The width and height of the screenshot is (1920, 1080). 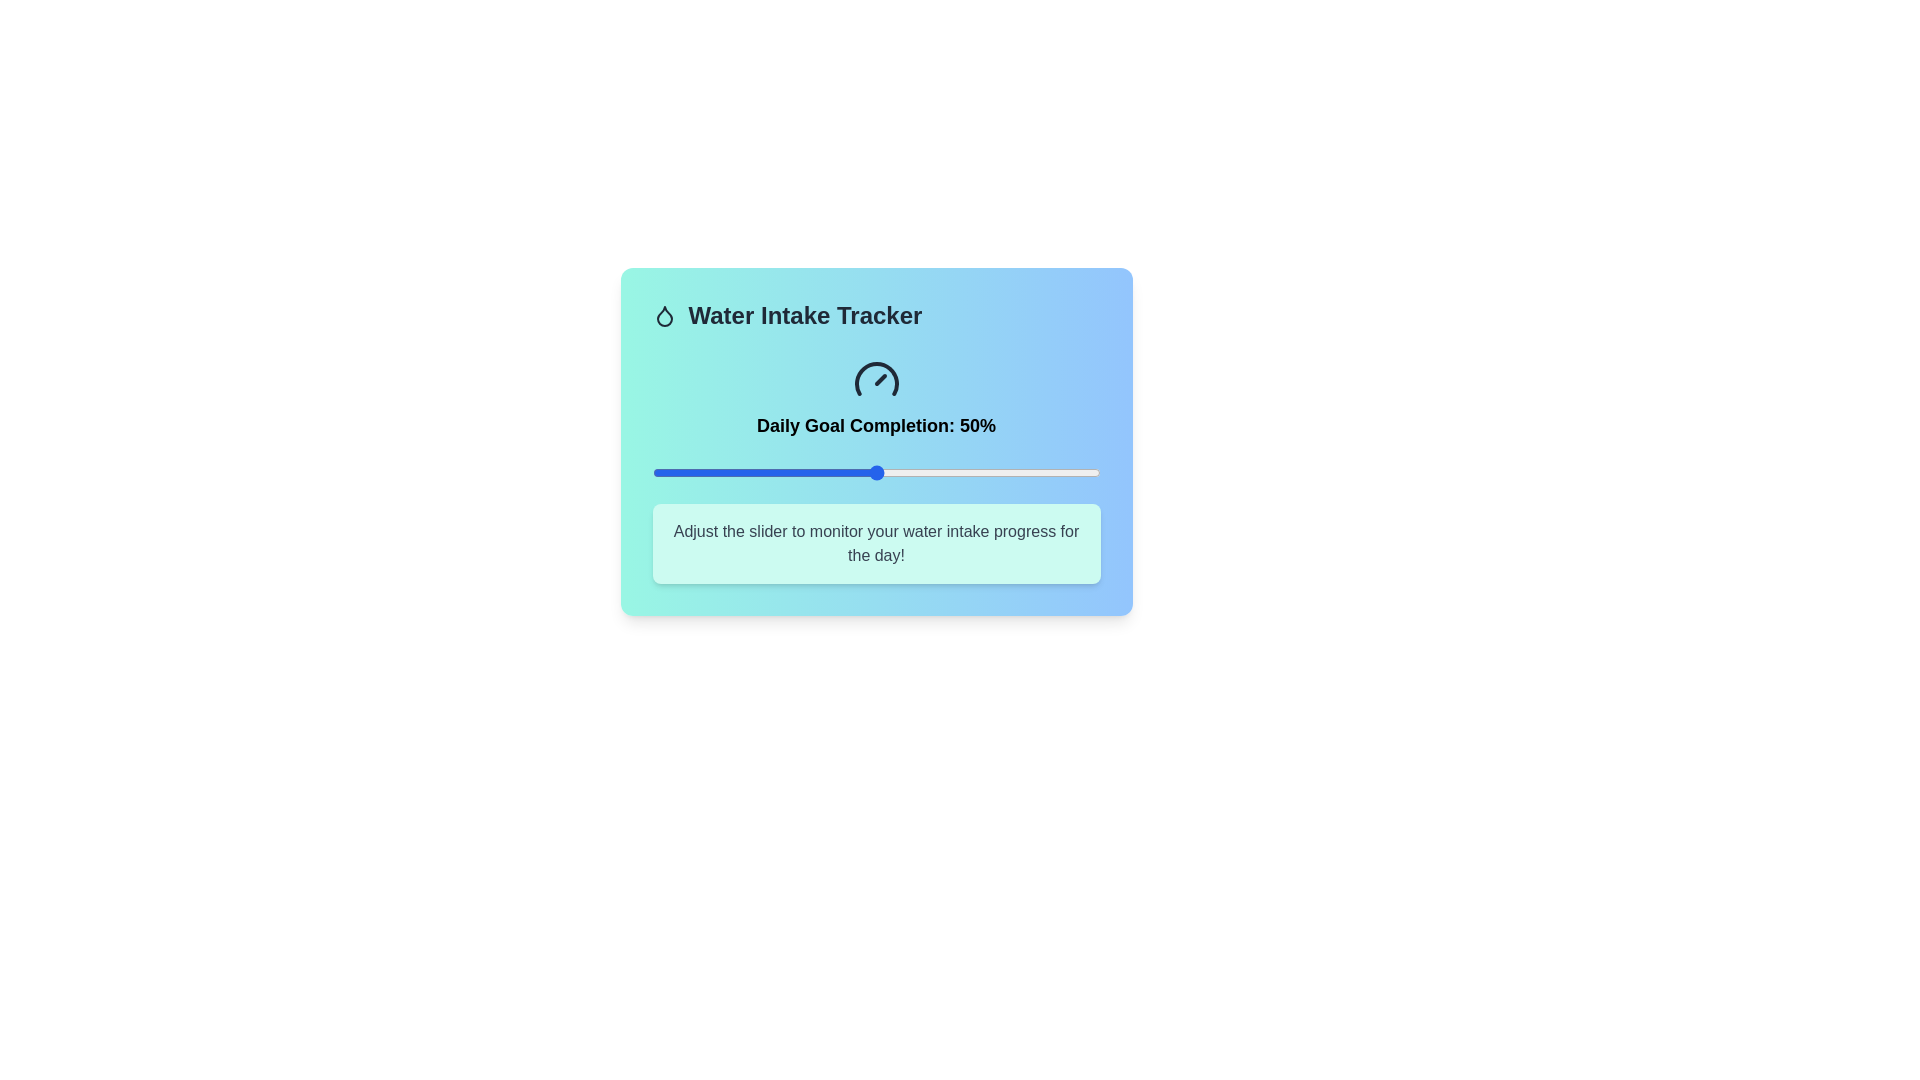 I want to click on the slider to set the water intake percentage to 82%, so click(x=1019, y=473).